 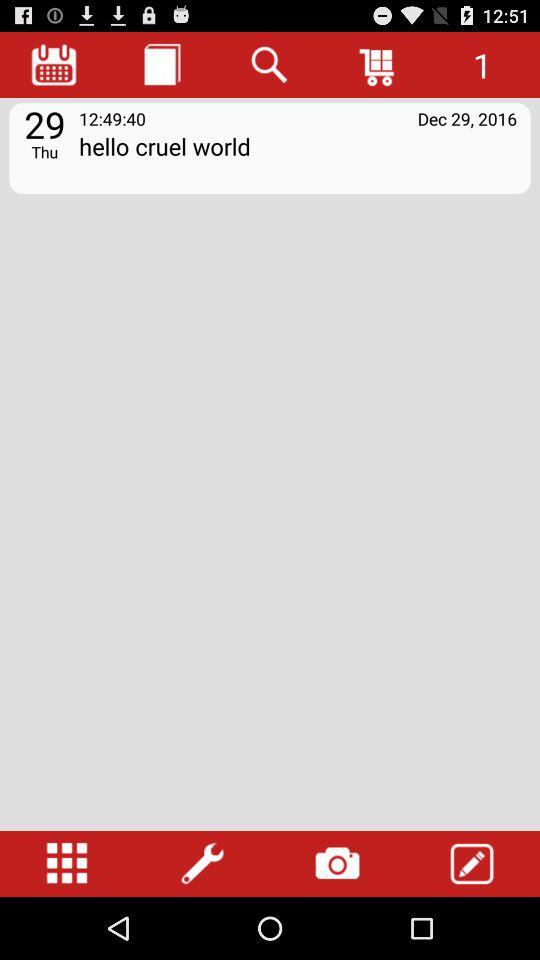 I want to click on app above the hello cruel world app, so click(x=378, y=64).